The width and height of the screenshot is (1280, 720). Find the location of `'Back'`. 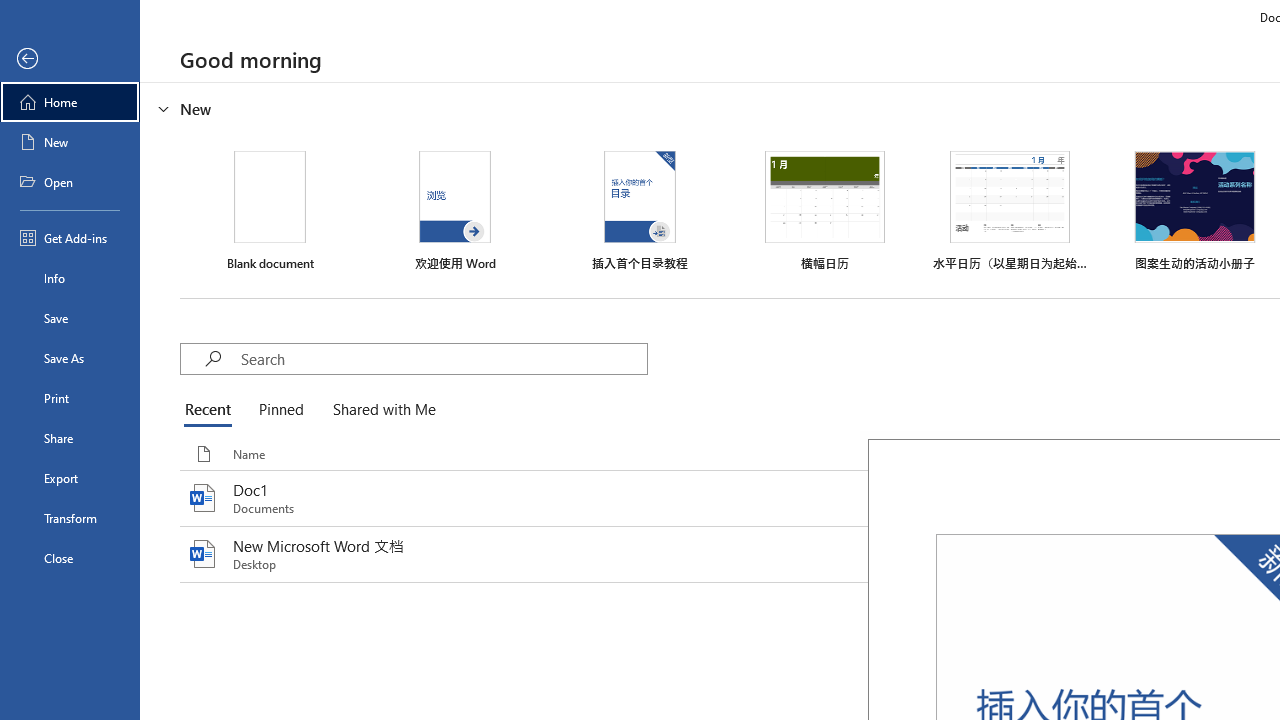

'Back' is located at coordinates (69, 58).